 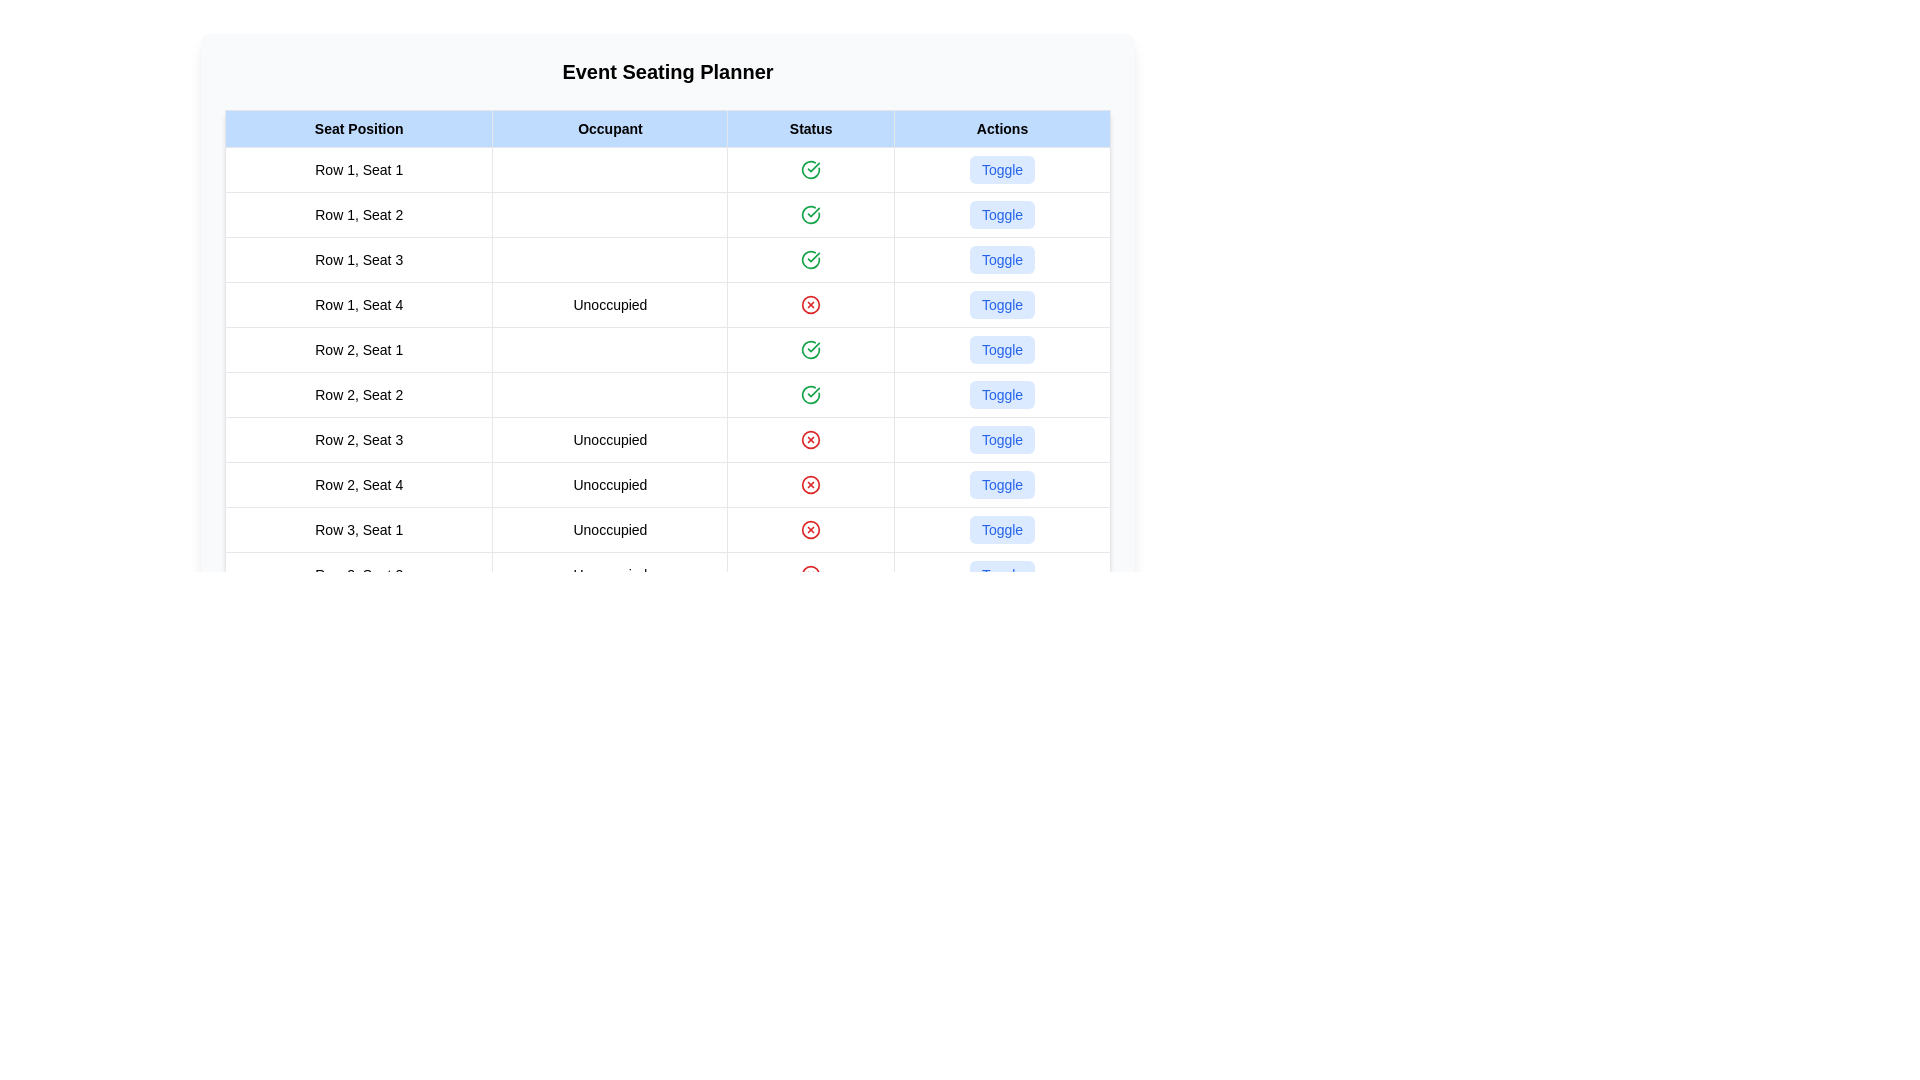 I want to click on the toggle button in the 'Actions' column of 'Row 2, Seat 2', so click(x=1002, y=394).